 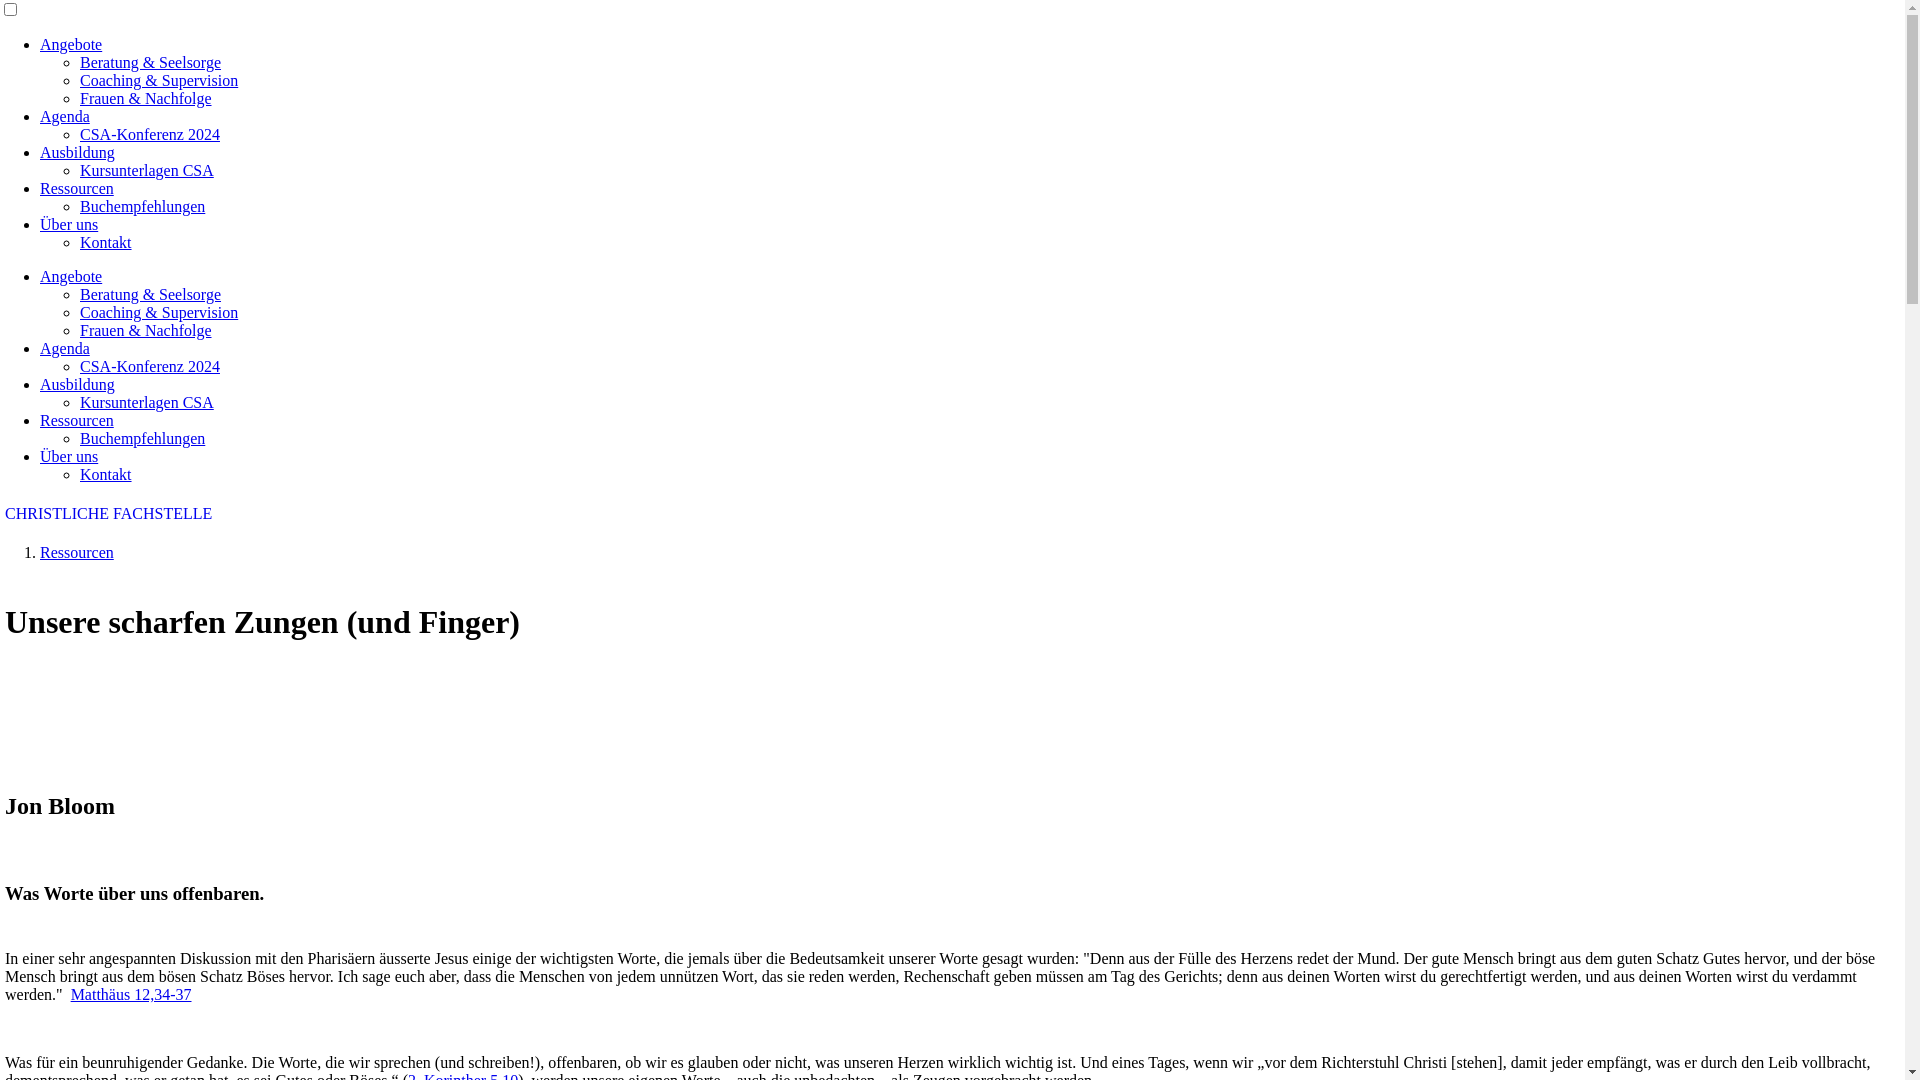 What do you see at coordinates (76, 552) in the screenshot?
I see `'Ressourcen'` at bounding box center [76, 552].